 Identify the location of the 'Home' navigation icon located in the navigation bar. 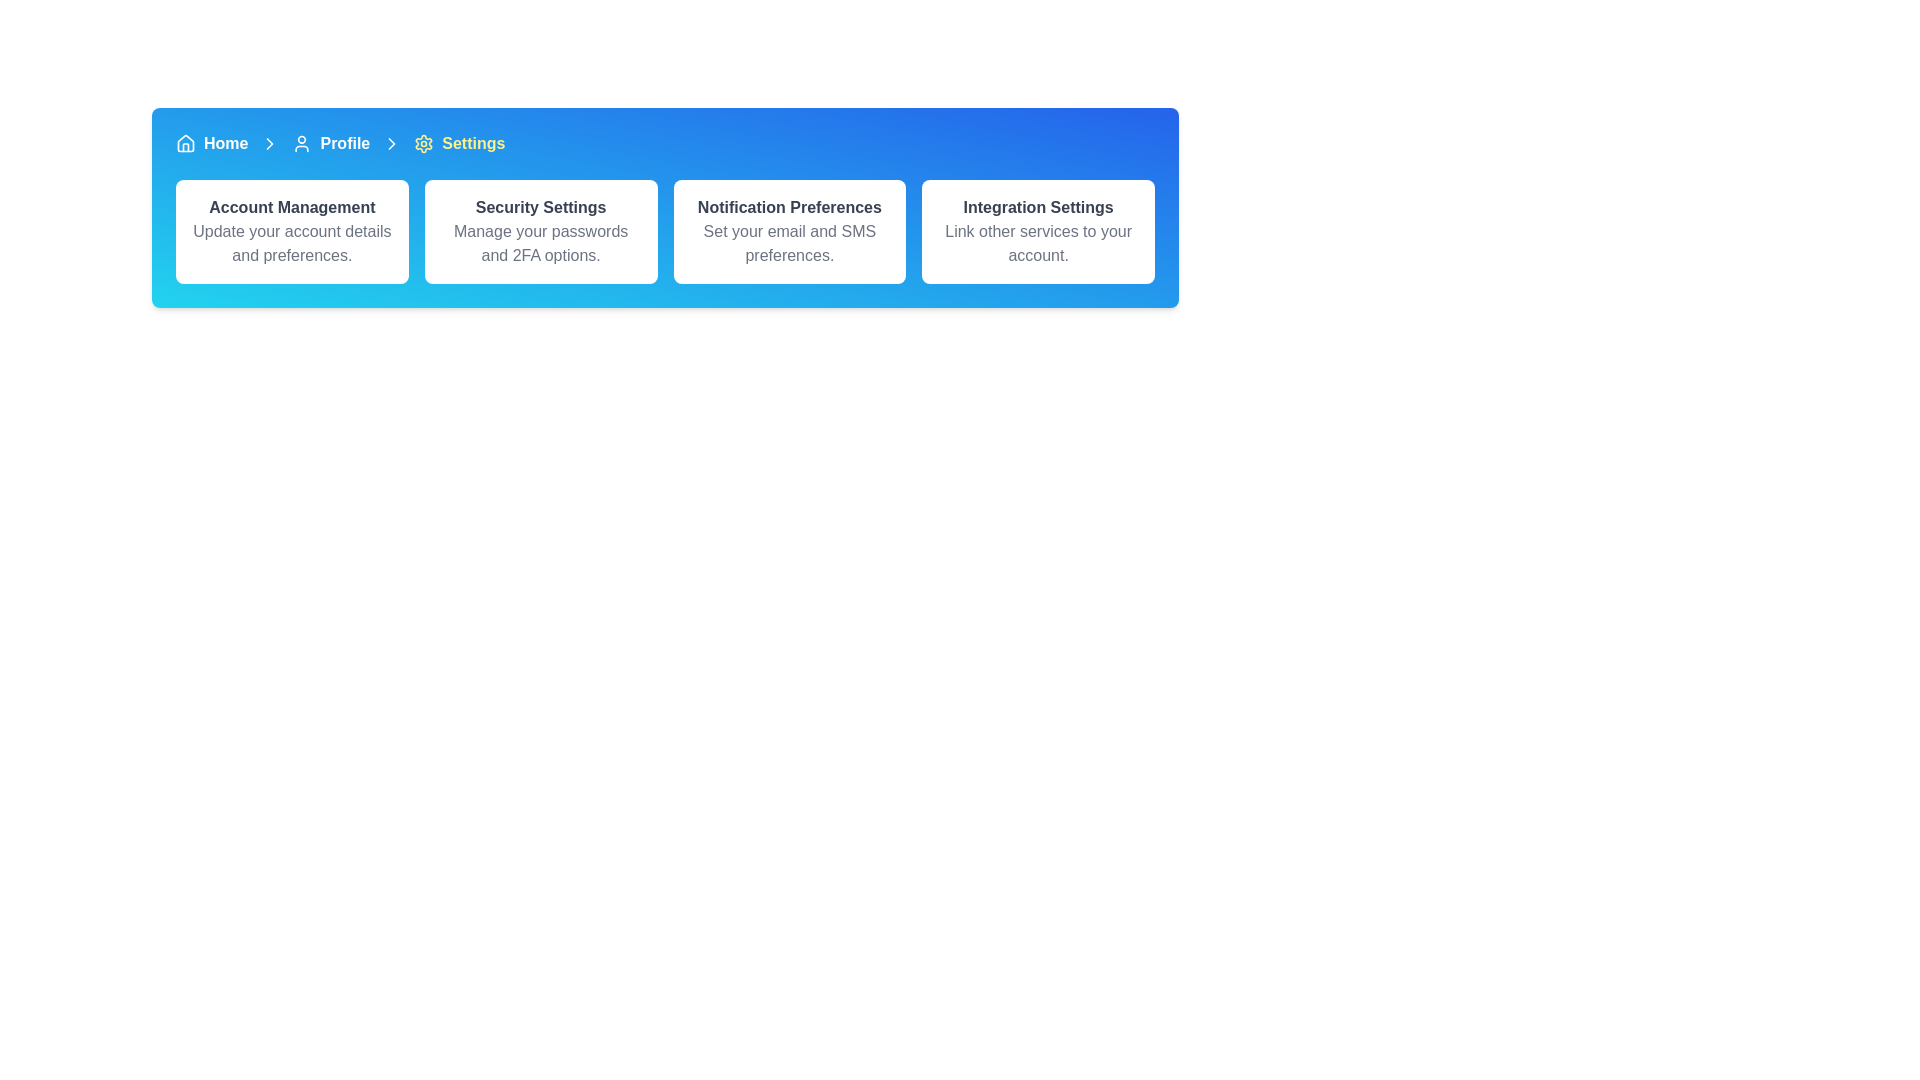
(186, 141).